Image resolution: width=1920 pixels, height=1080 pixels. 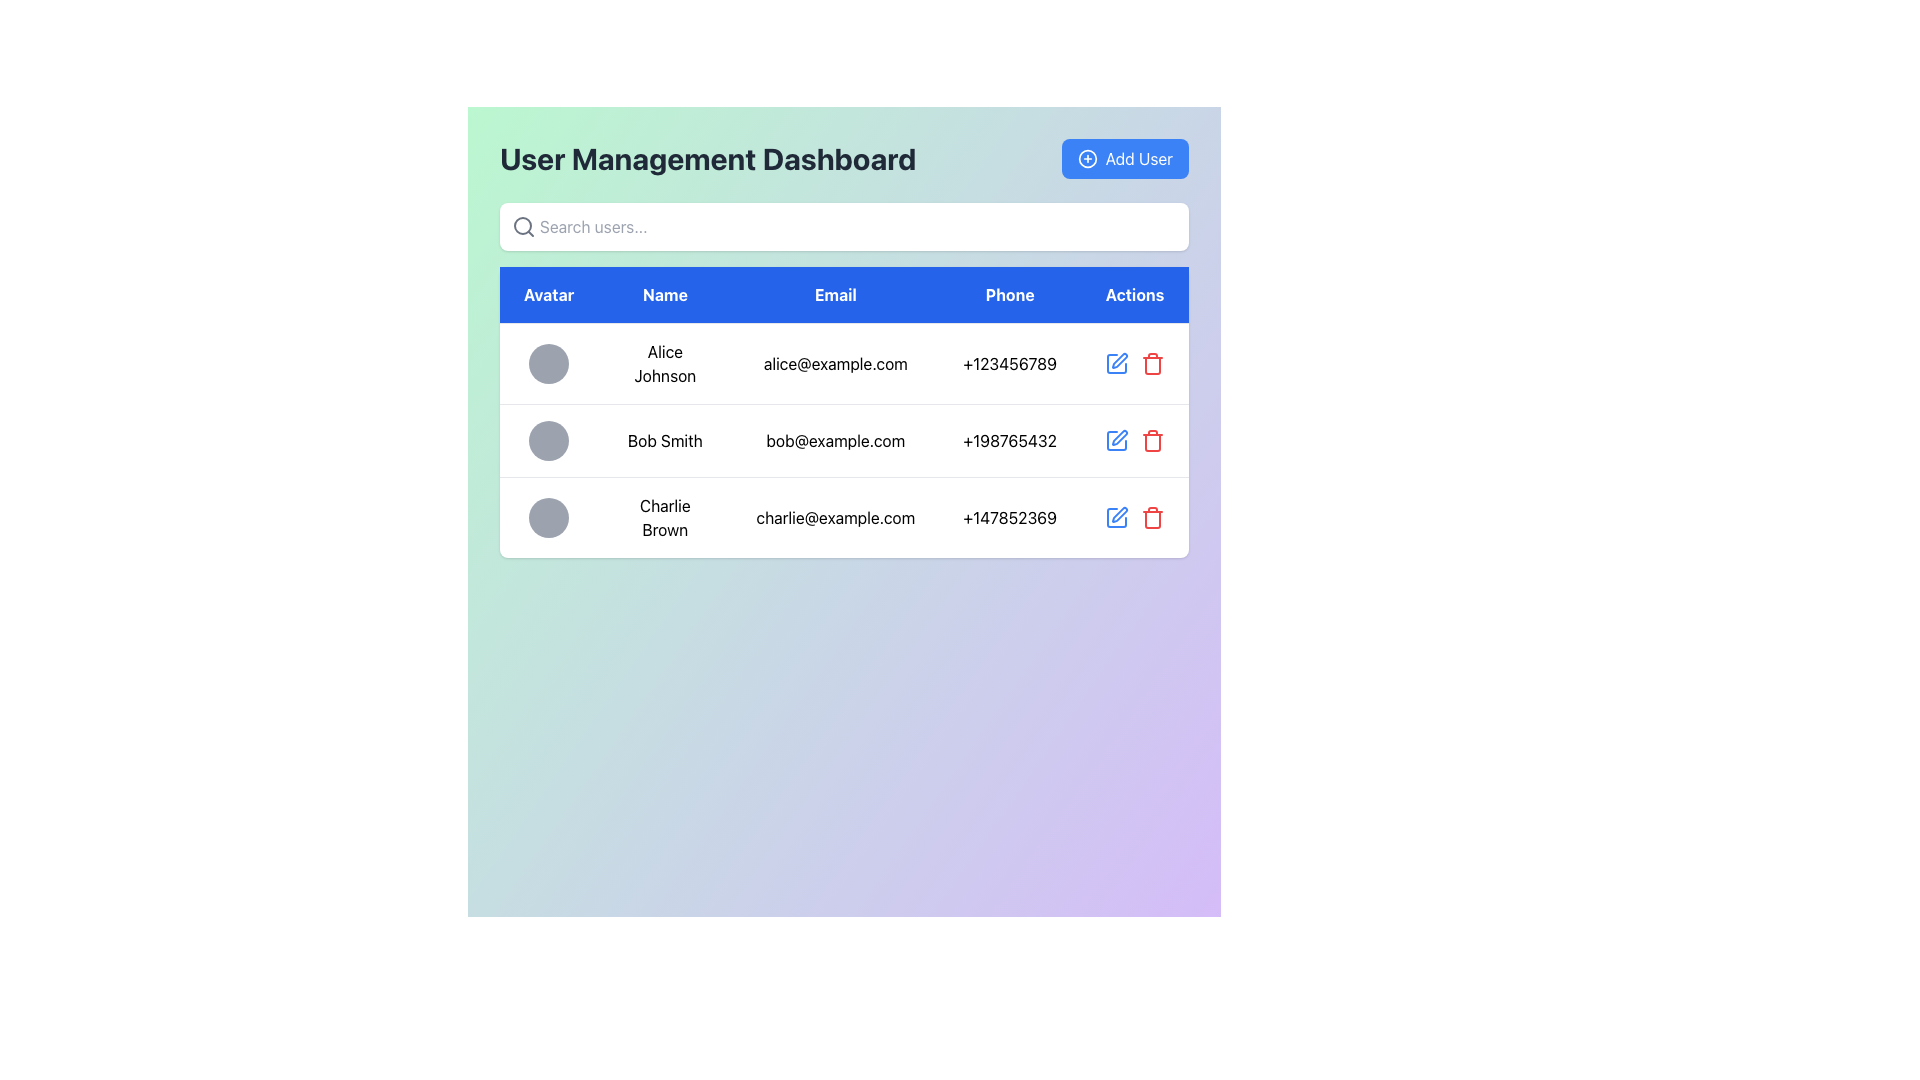 What do you see at coordinates (665, 516) in the screenshot?
I see `displayed text from the text label that reads 'Charlie Brown', which is centered in its cell within the tabular layout` at bounding box center [665, 516].